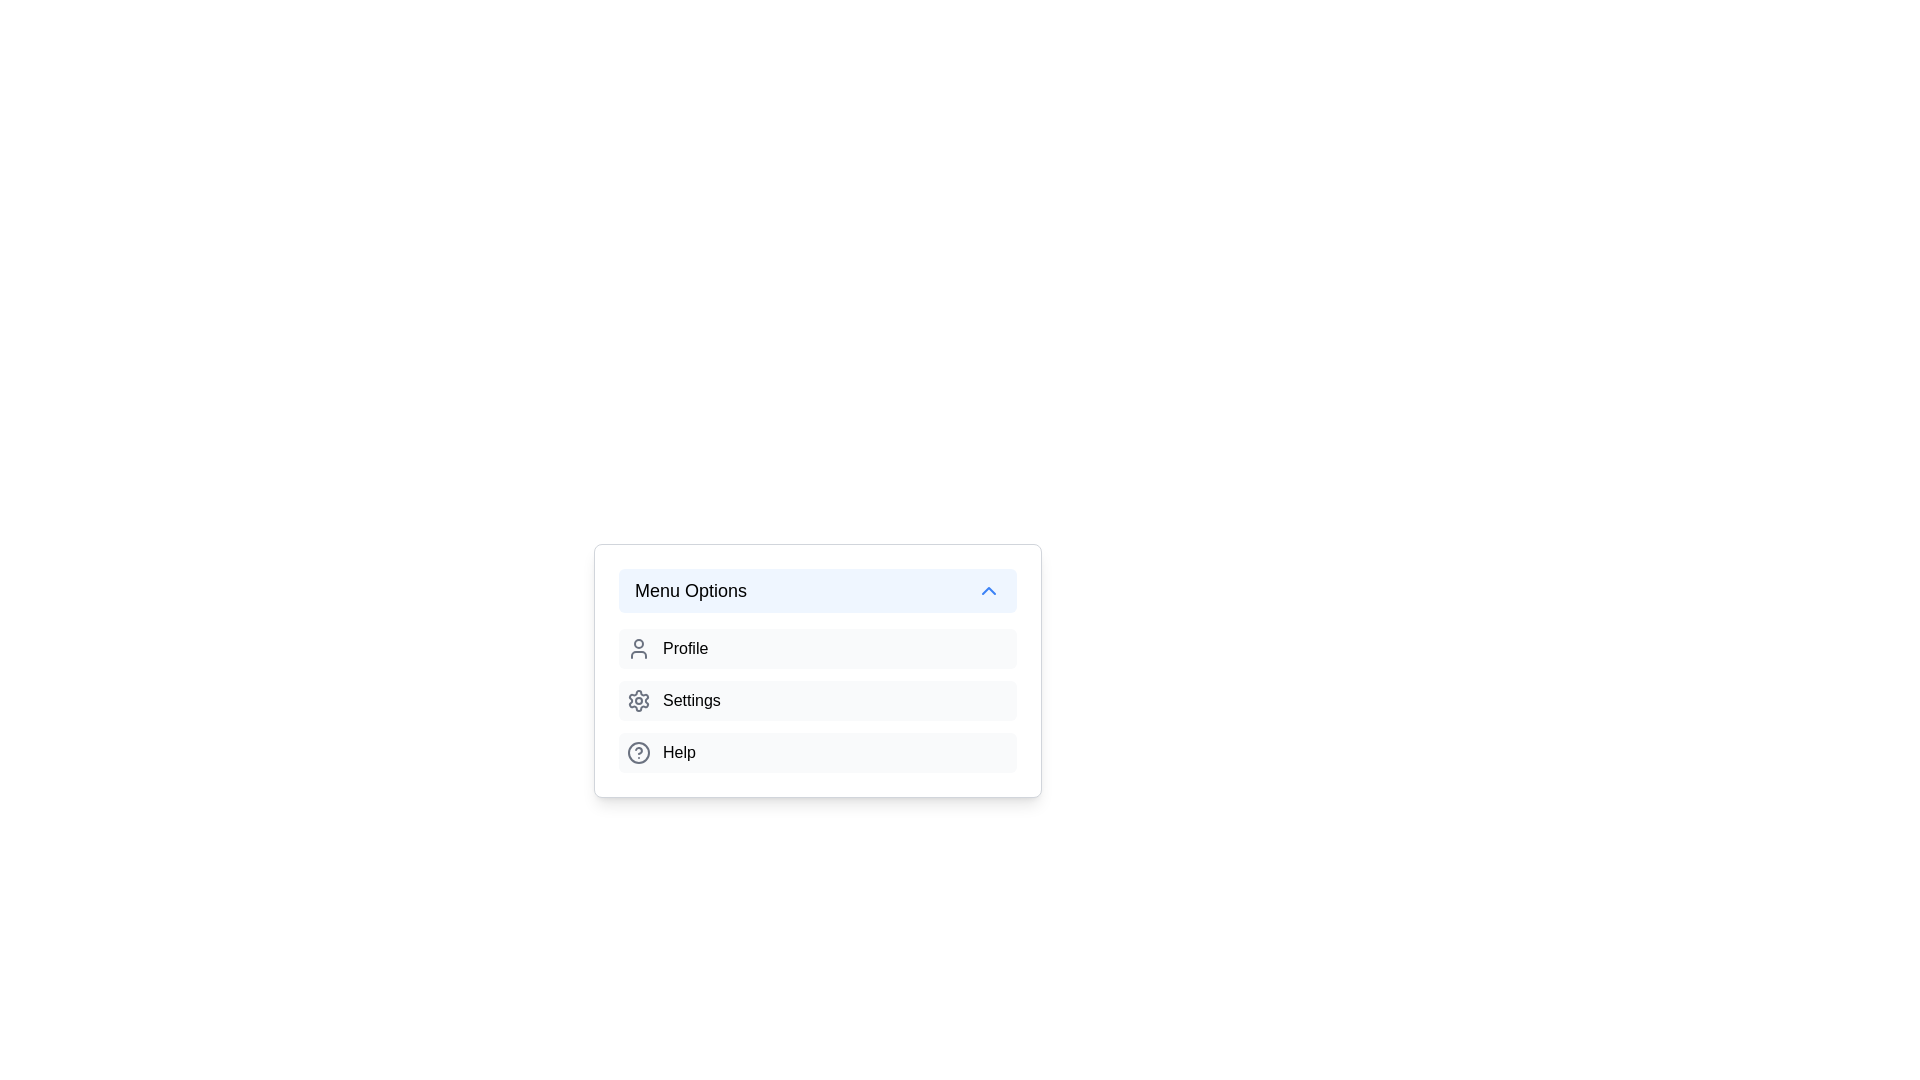  I want to click on the decorative 'Settings' icon located in the second item of the vertical menu, positioned to the left of the text 'Settings', so click(637, 700).